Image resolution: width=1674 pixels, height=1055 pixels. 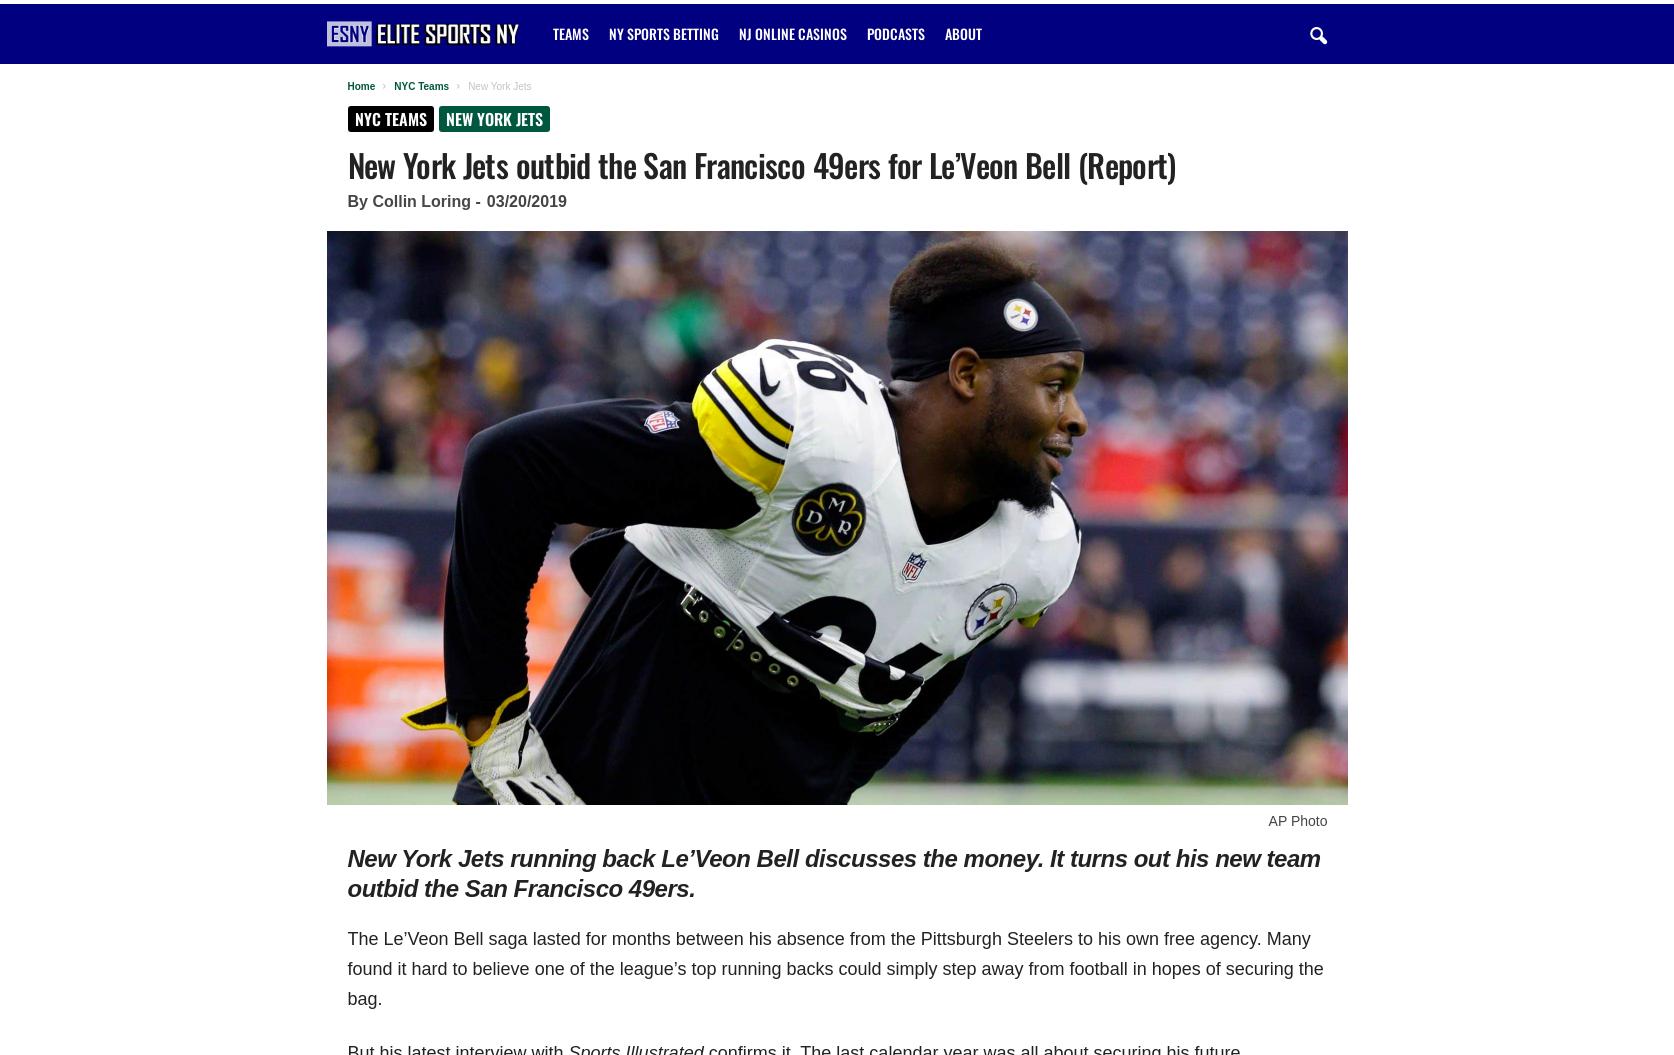 I want to click on 'By', so click(x=357, y=200).